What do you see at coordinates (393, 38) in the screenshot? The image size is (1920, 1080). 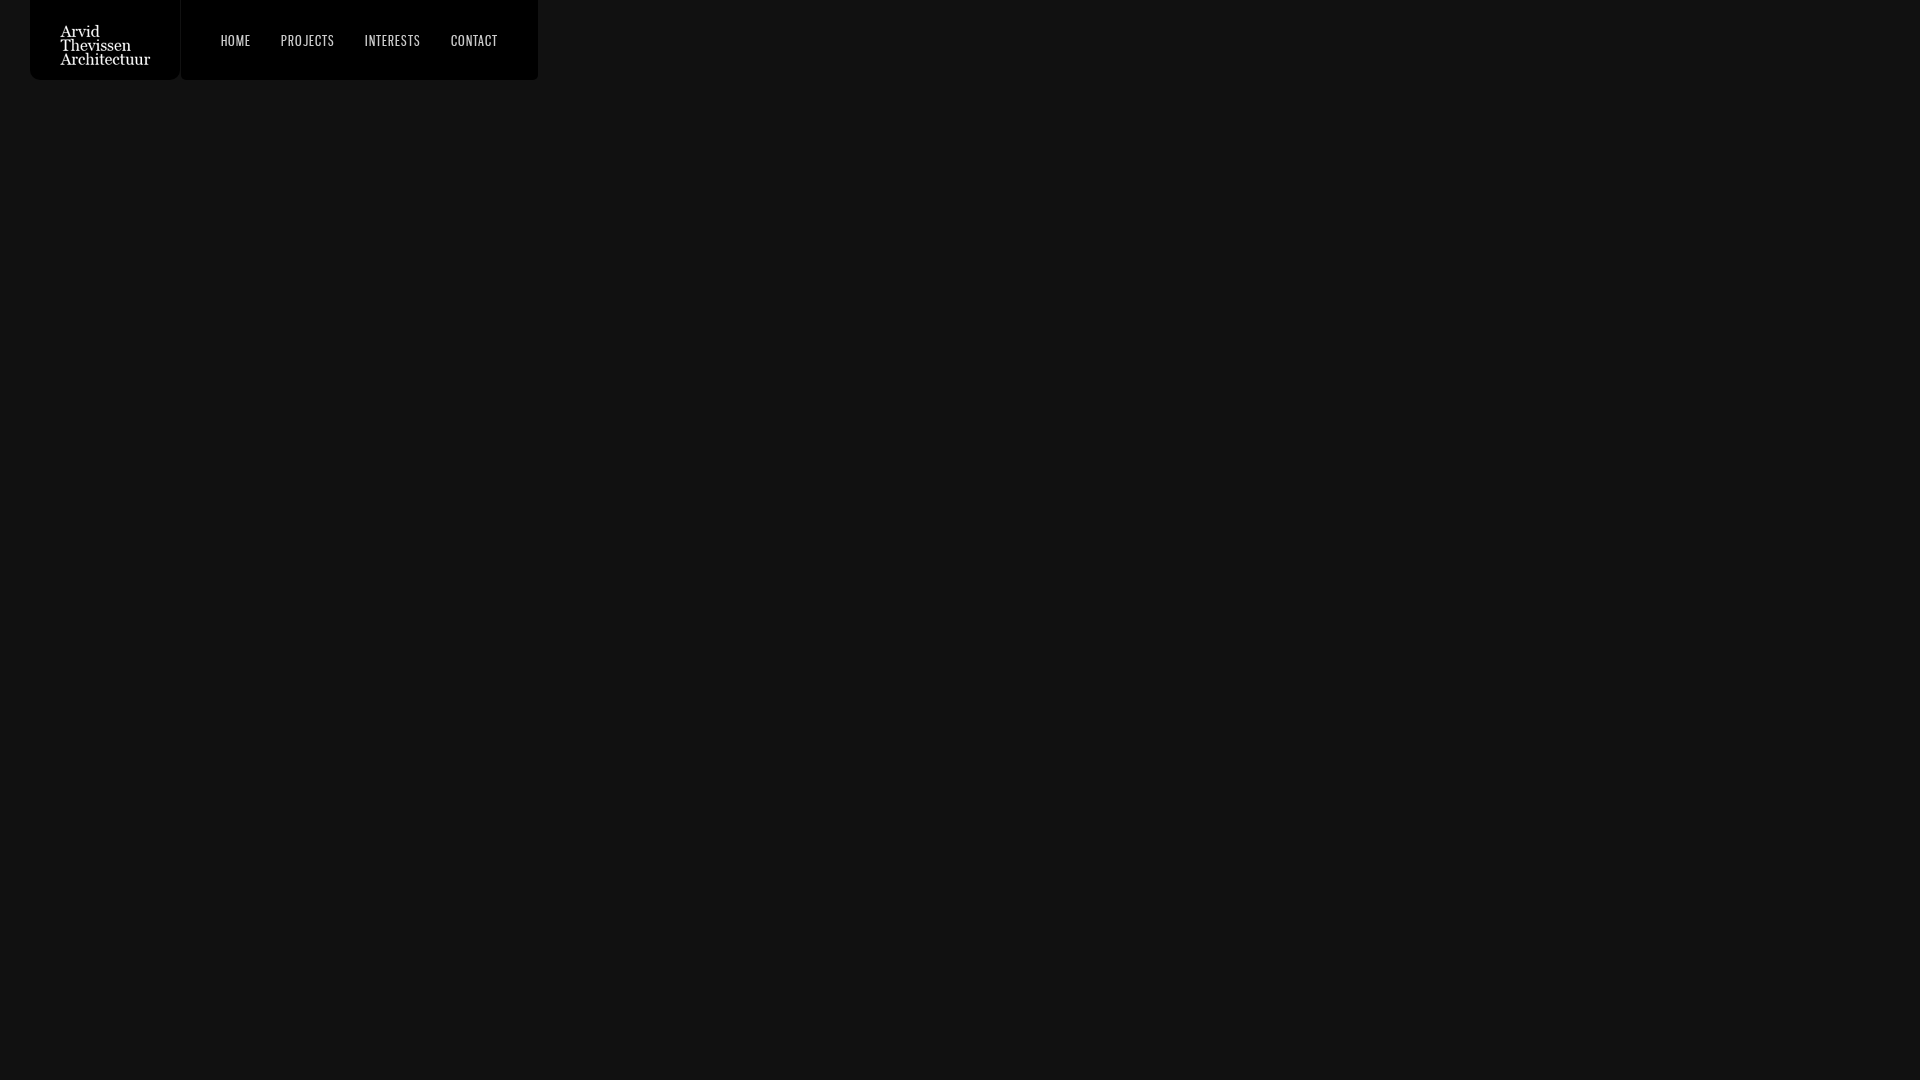 I see `'INTERESTS'` at bounding box center [393, 38].